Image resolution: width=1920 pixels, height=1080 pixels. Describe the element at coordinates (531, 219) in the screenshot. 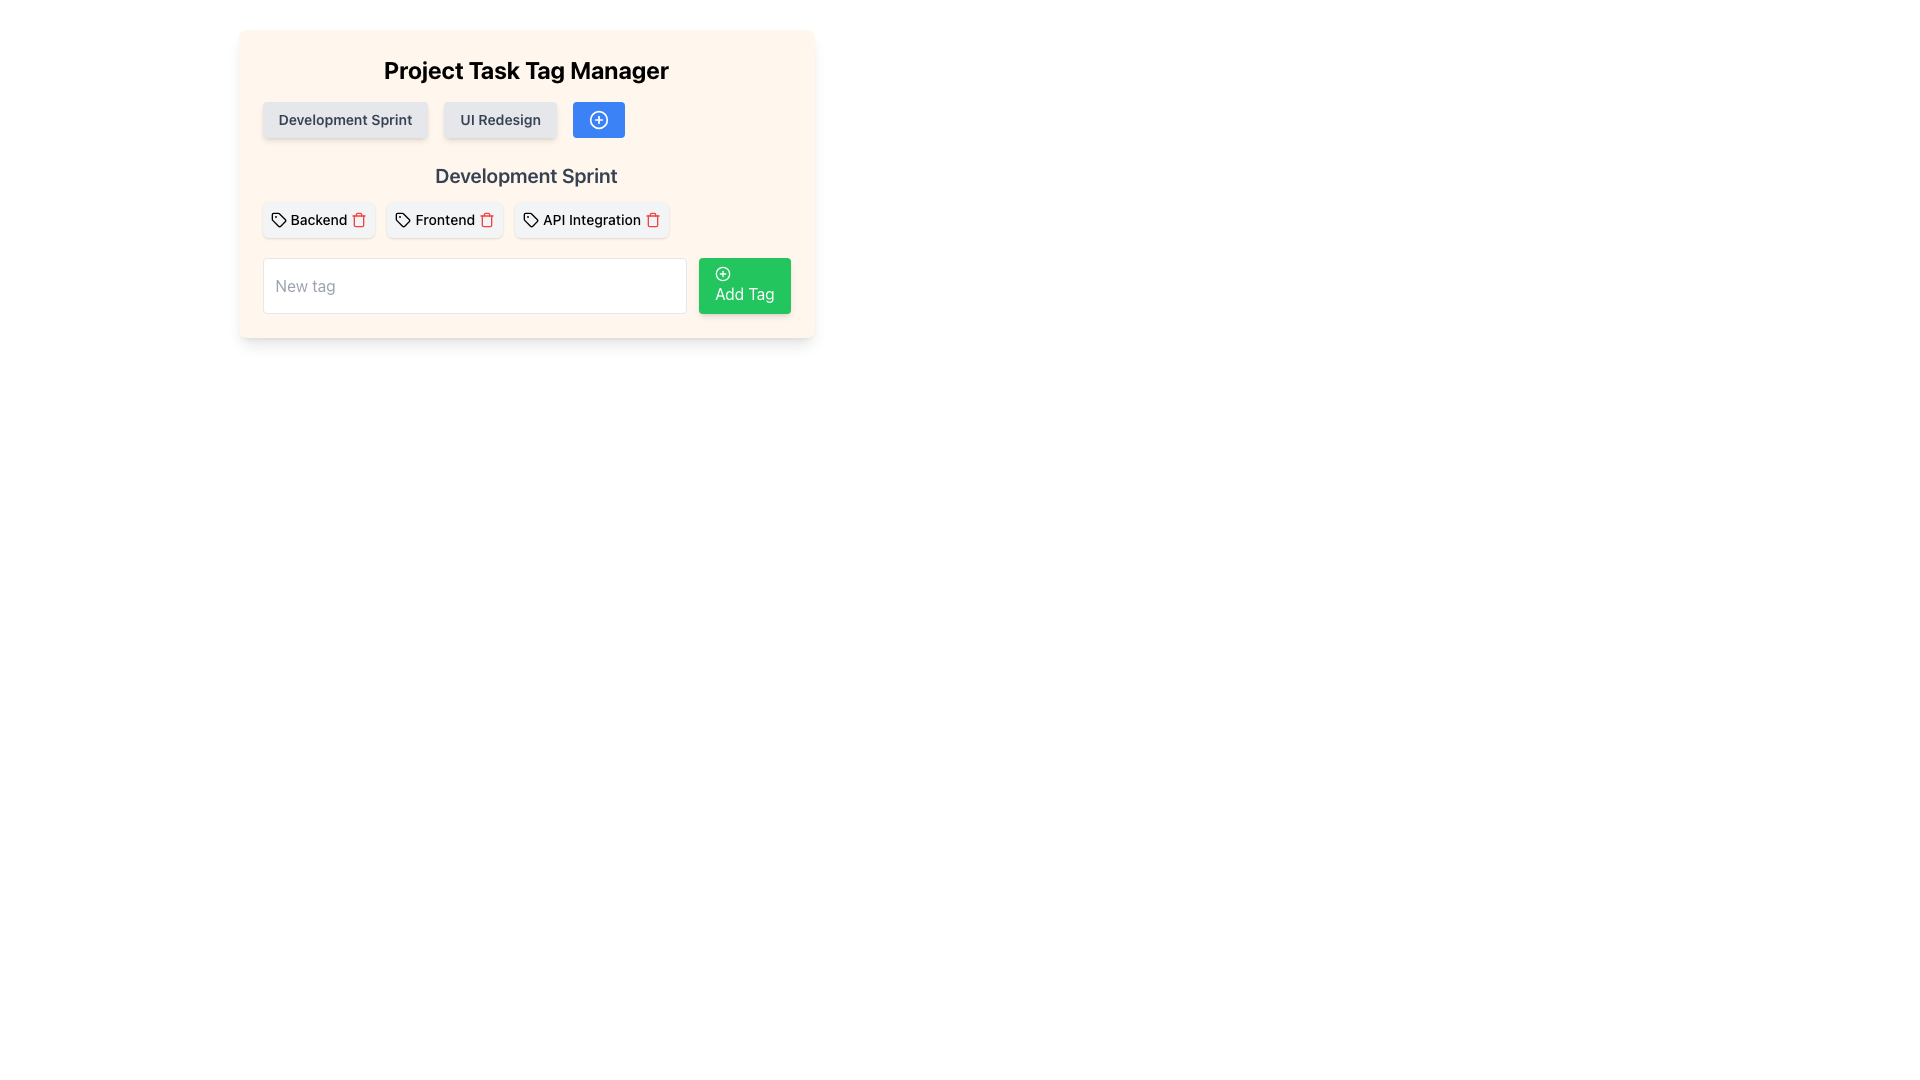

I see `the graphical tag icon resembling a rectangular tag with a rounded end, located within the 'API Integration' button under the 'Development Sprint' heading` at that location.